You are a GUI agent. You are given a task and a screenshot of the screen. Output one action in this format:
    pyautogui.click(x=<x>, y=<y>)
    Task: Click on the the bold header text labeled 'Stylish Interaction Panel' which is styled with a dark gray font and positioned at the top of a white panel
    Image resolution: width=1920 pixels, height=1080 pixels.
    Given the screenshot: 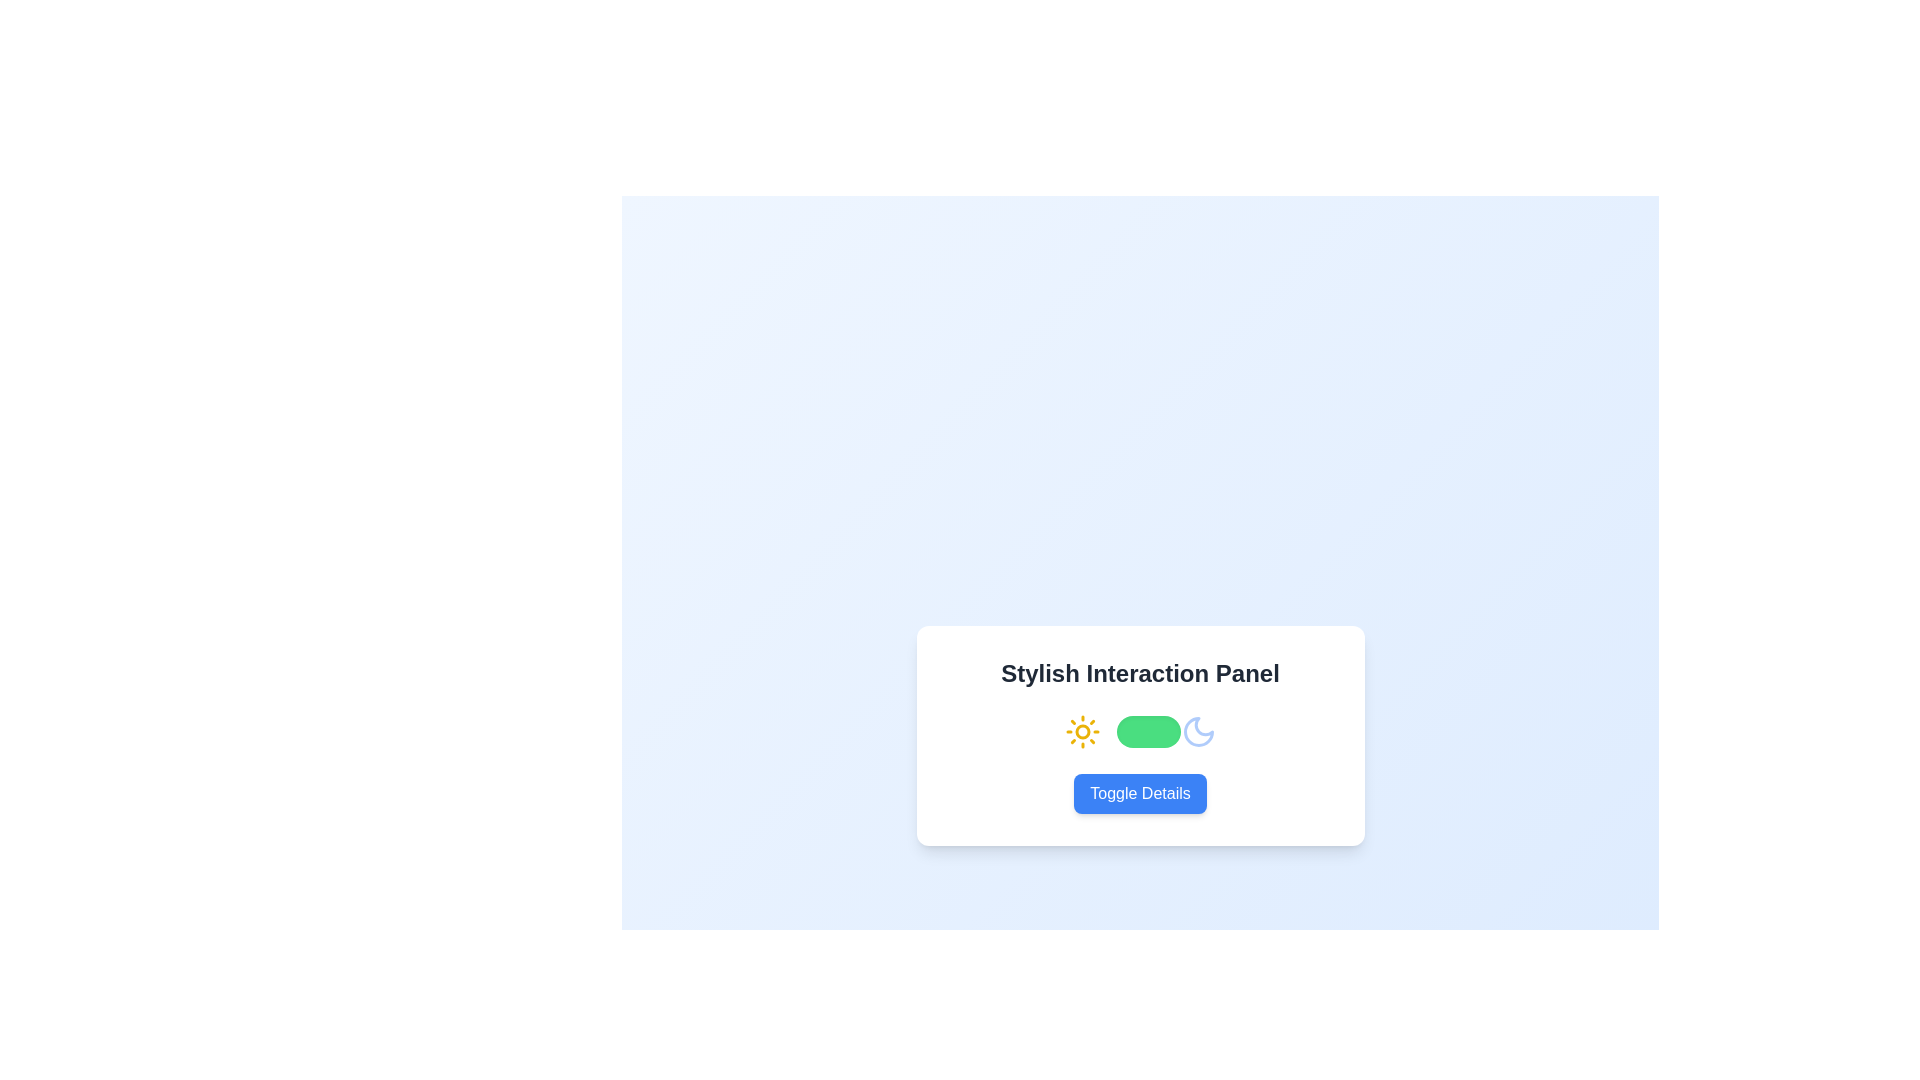 What is the action you would take?
    pyautogui.click(x=1140, y=674)
    